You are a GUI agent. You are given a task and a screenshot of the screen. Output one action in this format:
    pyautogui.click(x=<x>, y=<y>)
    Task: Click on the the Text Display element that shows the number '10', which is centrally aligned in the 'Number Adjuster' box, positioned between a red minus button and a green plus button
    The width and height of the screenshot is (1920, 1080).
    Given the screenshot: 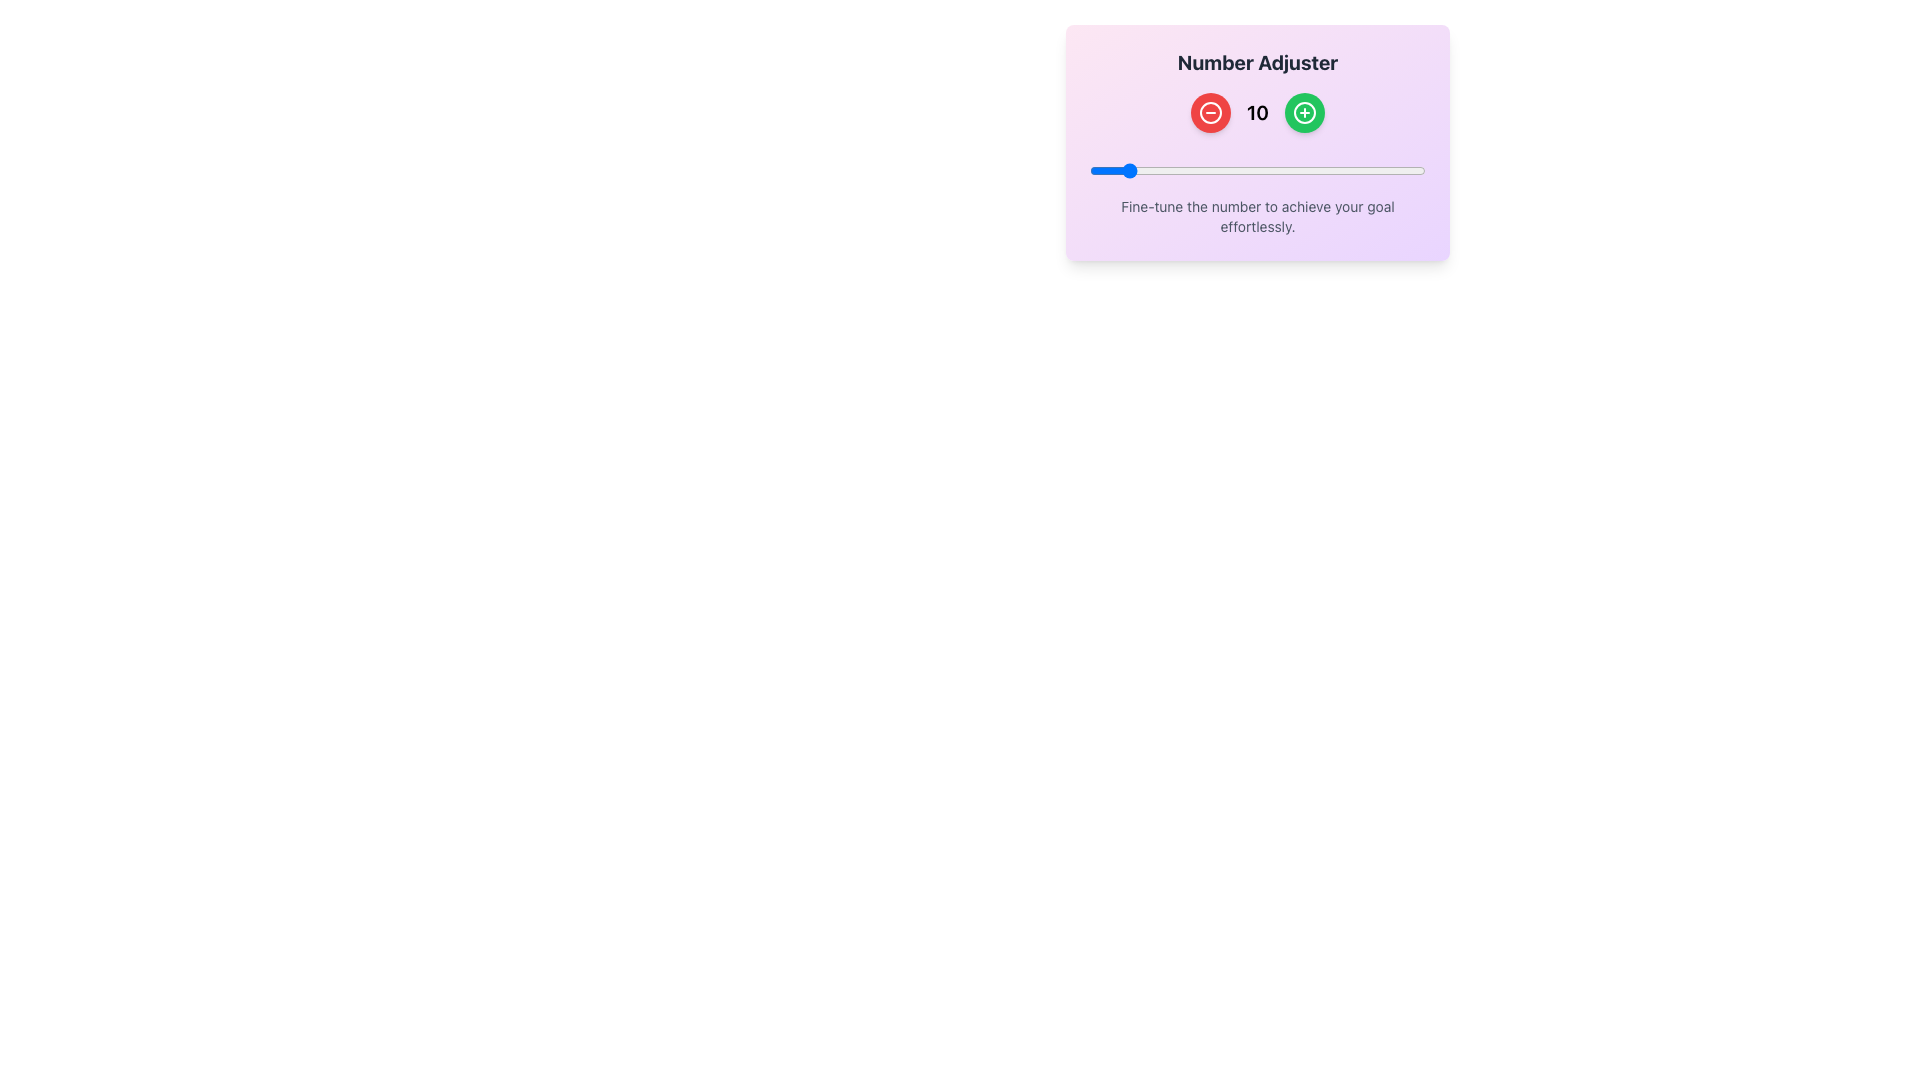 What is the action you would take?
    pyautogui.click(x=1256, y=112)
    